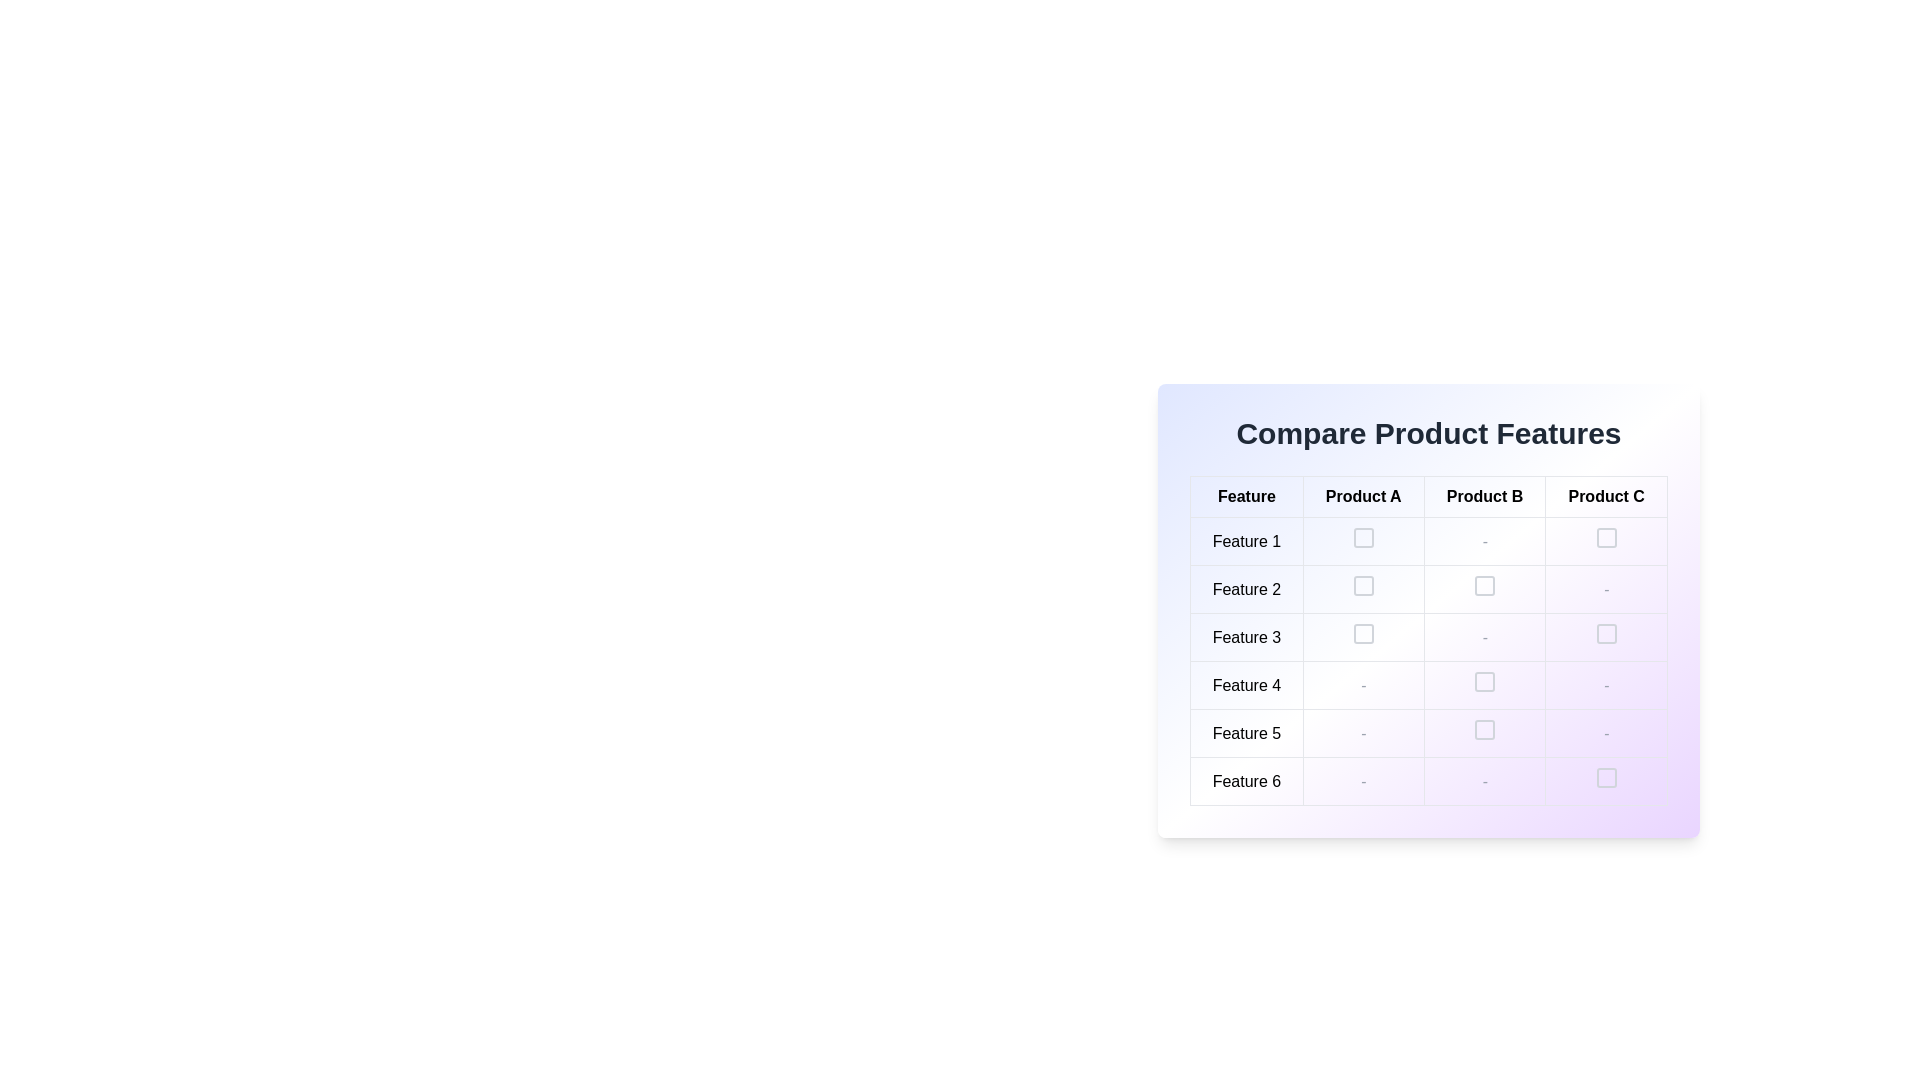 This screenshot has height=1080, width=1920. What do you see at coordinates (1485, 729) in the screenshot?
I see `the checkbox located in the Feature 5 row under the Product B column in the comparison table` at bounding box center [1485, 729].